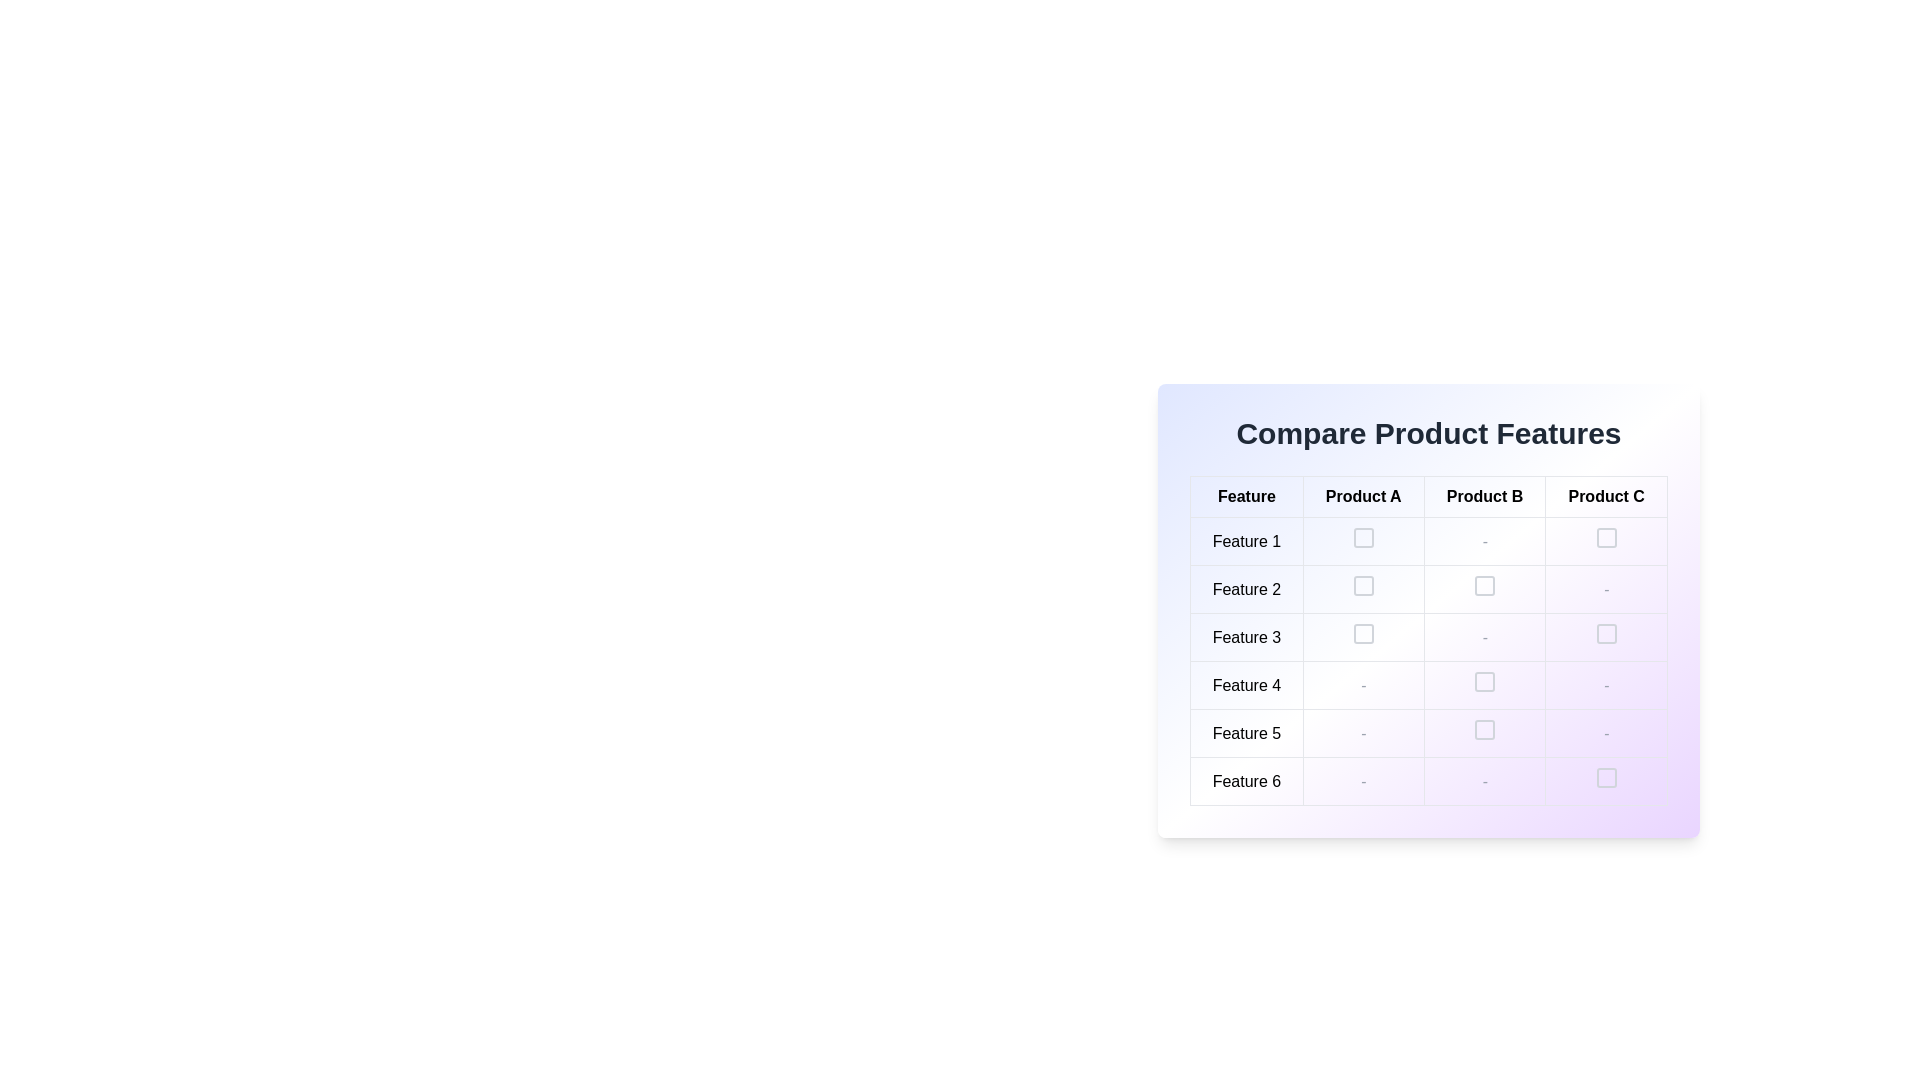 This screenshot has height=1080, width=1920. What do you see at coordinates (1485, 729) in the screenshot?
I see `the checkbox located in the Feature 5 row under the Product B column in the comparison table` at bounding box center [1485, 729].